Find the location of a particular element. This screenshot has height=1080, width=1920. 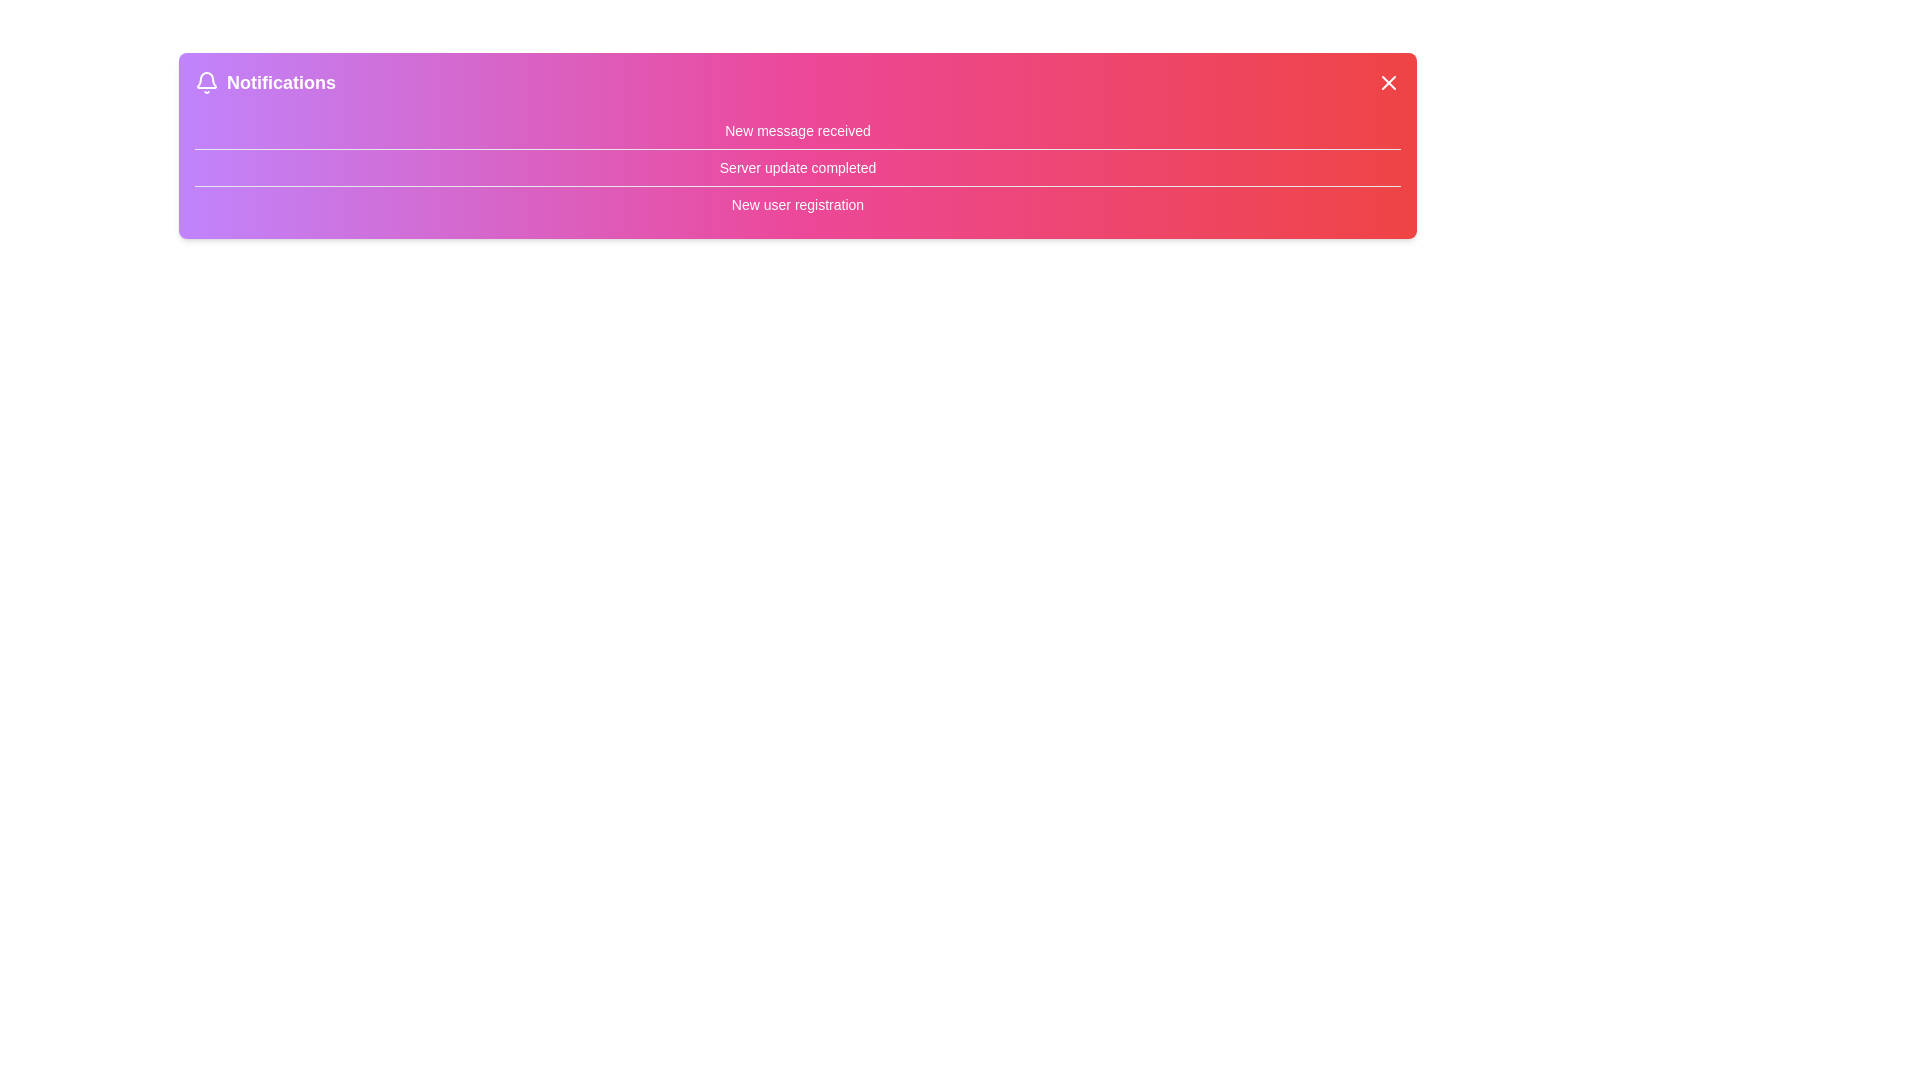

the close button icon located at the top-right corner of the notification panel is located at coordinates (1387, 82).